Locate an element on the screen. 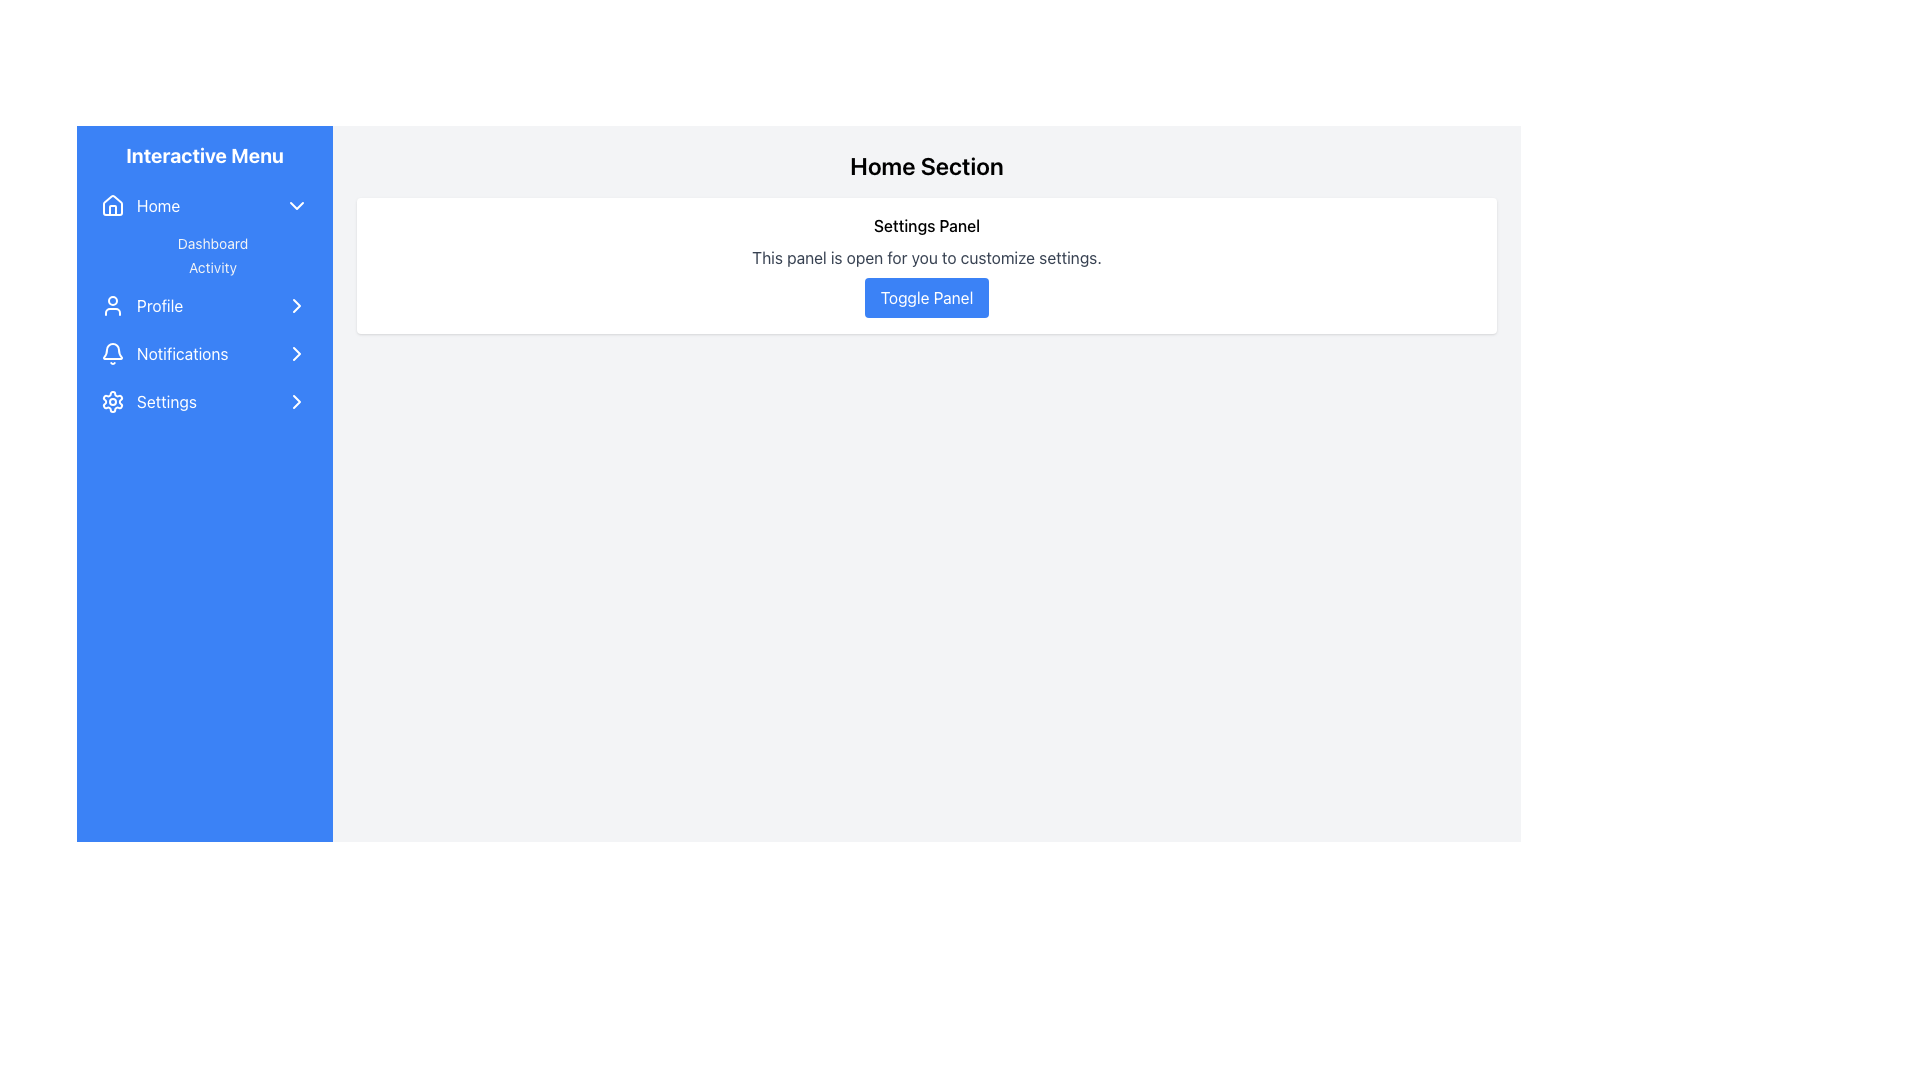 Image resolution: width=1920 pixels, height=1080 pixels. the first interactive Dropdown Menu Item in the sidebar is located at coordinates (205, 205).